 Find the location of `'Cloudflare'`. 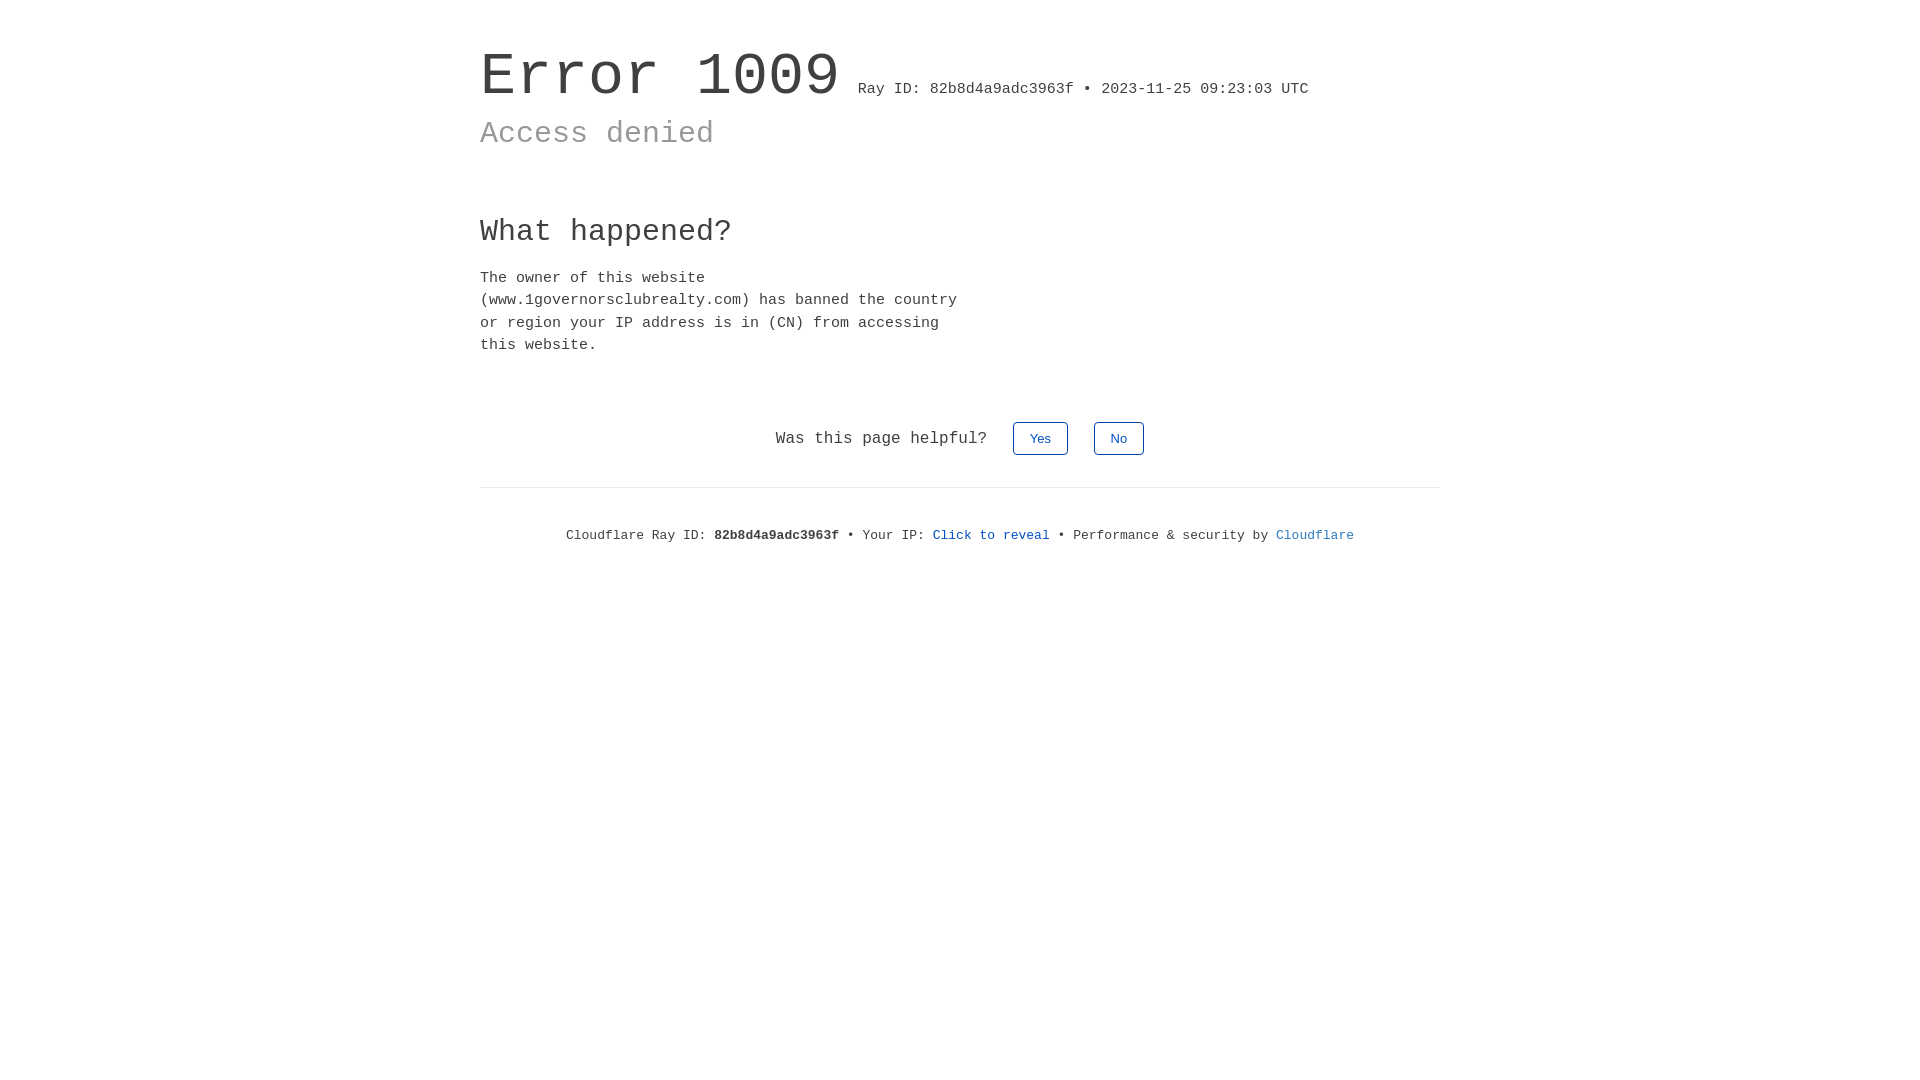

'Cloudflare' is located at coordinates (1315, 534).